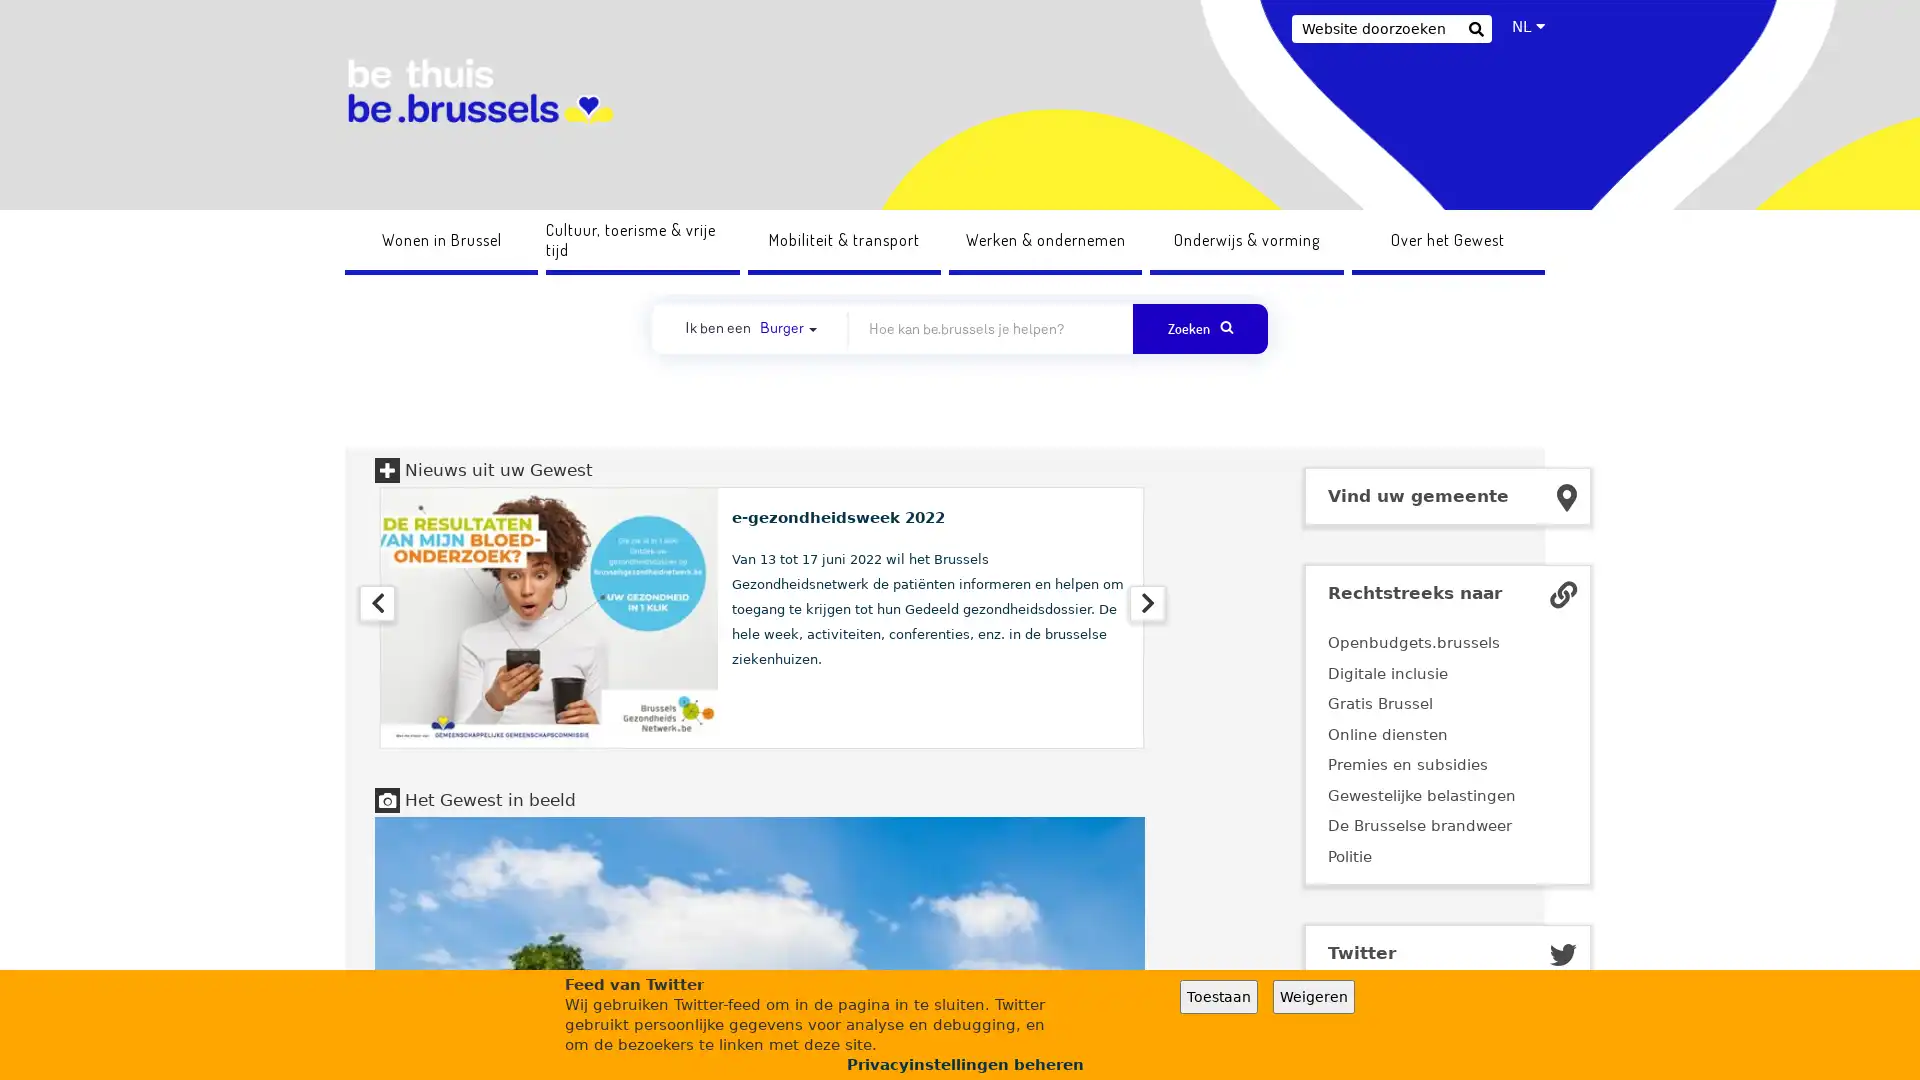  I want to click on Weigeren, so click(1314, 996).